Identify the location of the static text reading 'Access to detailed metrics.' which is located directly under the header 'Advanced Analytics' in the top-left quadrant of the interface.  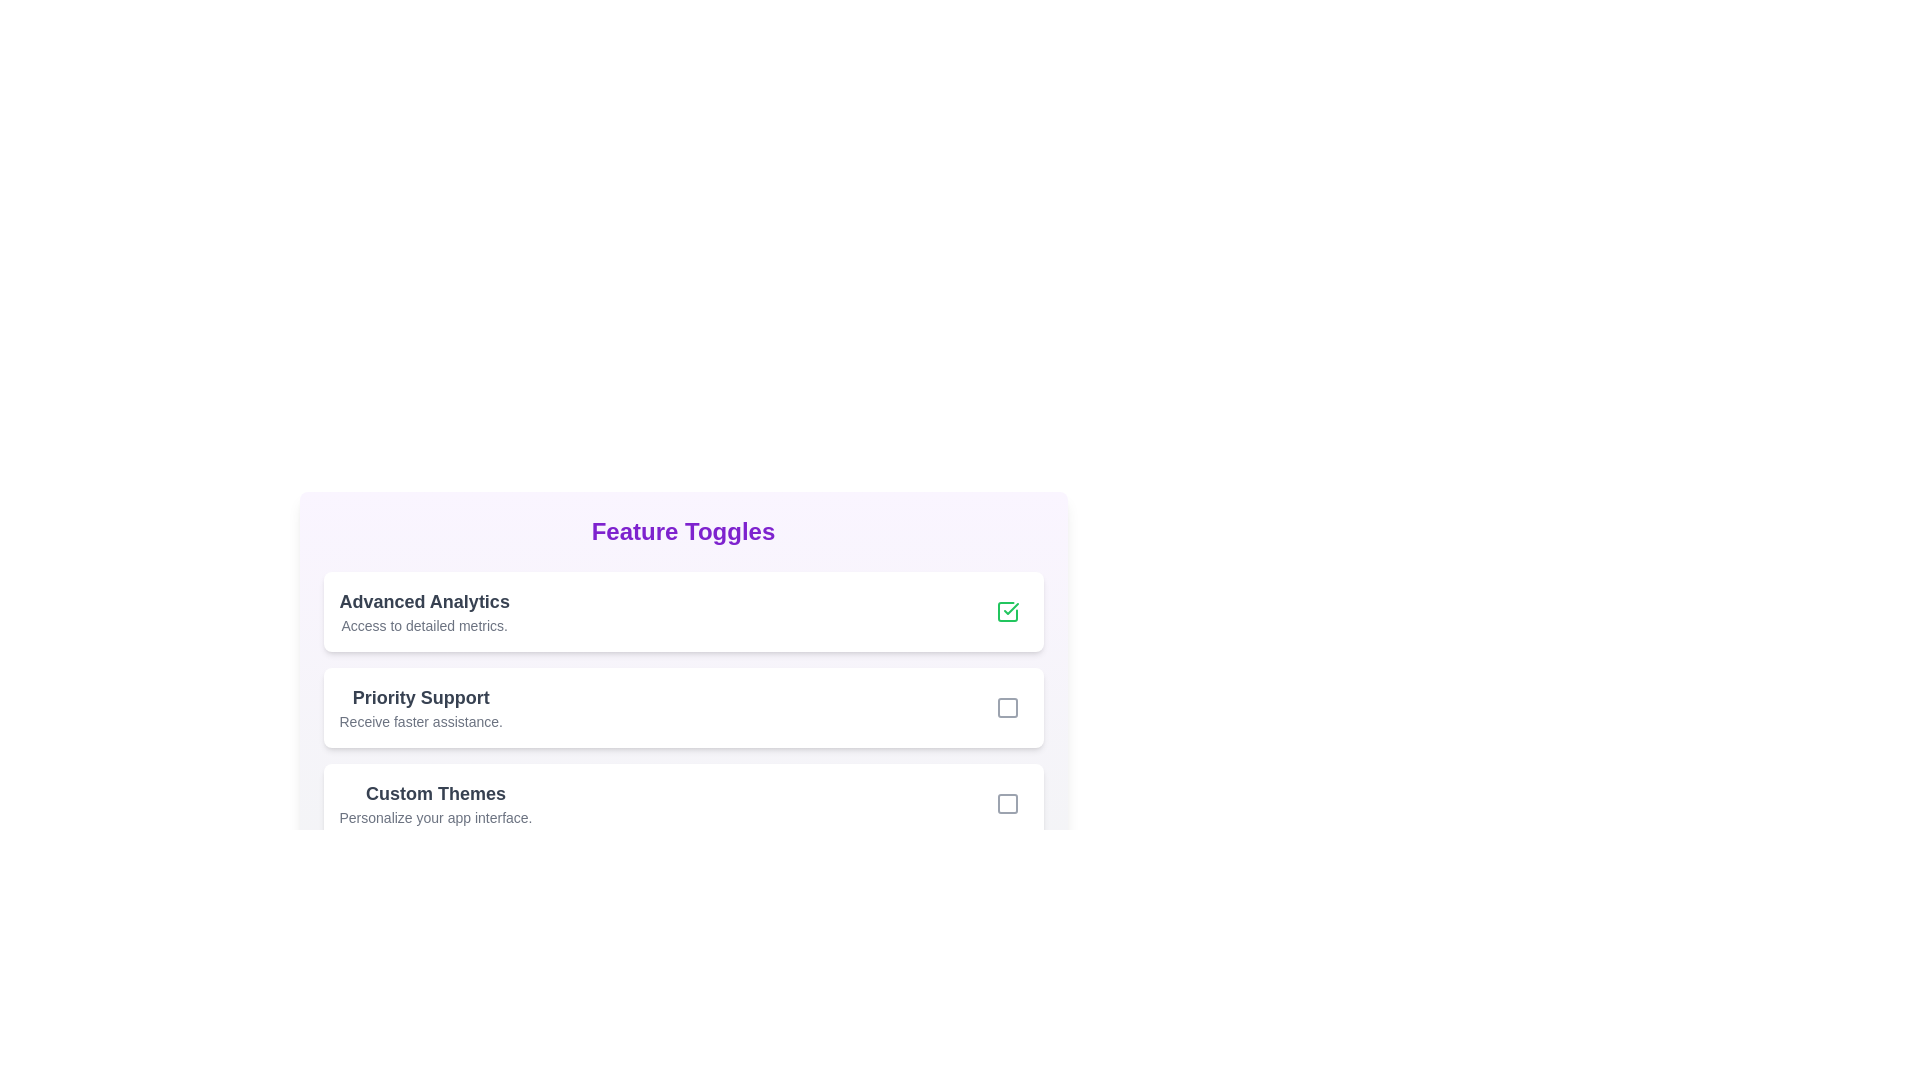
(423, 624).